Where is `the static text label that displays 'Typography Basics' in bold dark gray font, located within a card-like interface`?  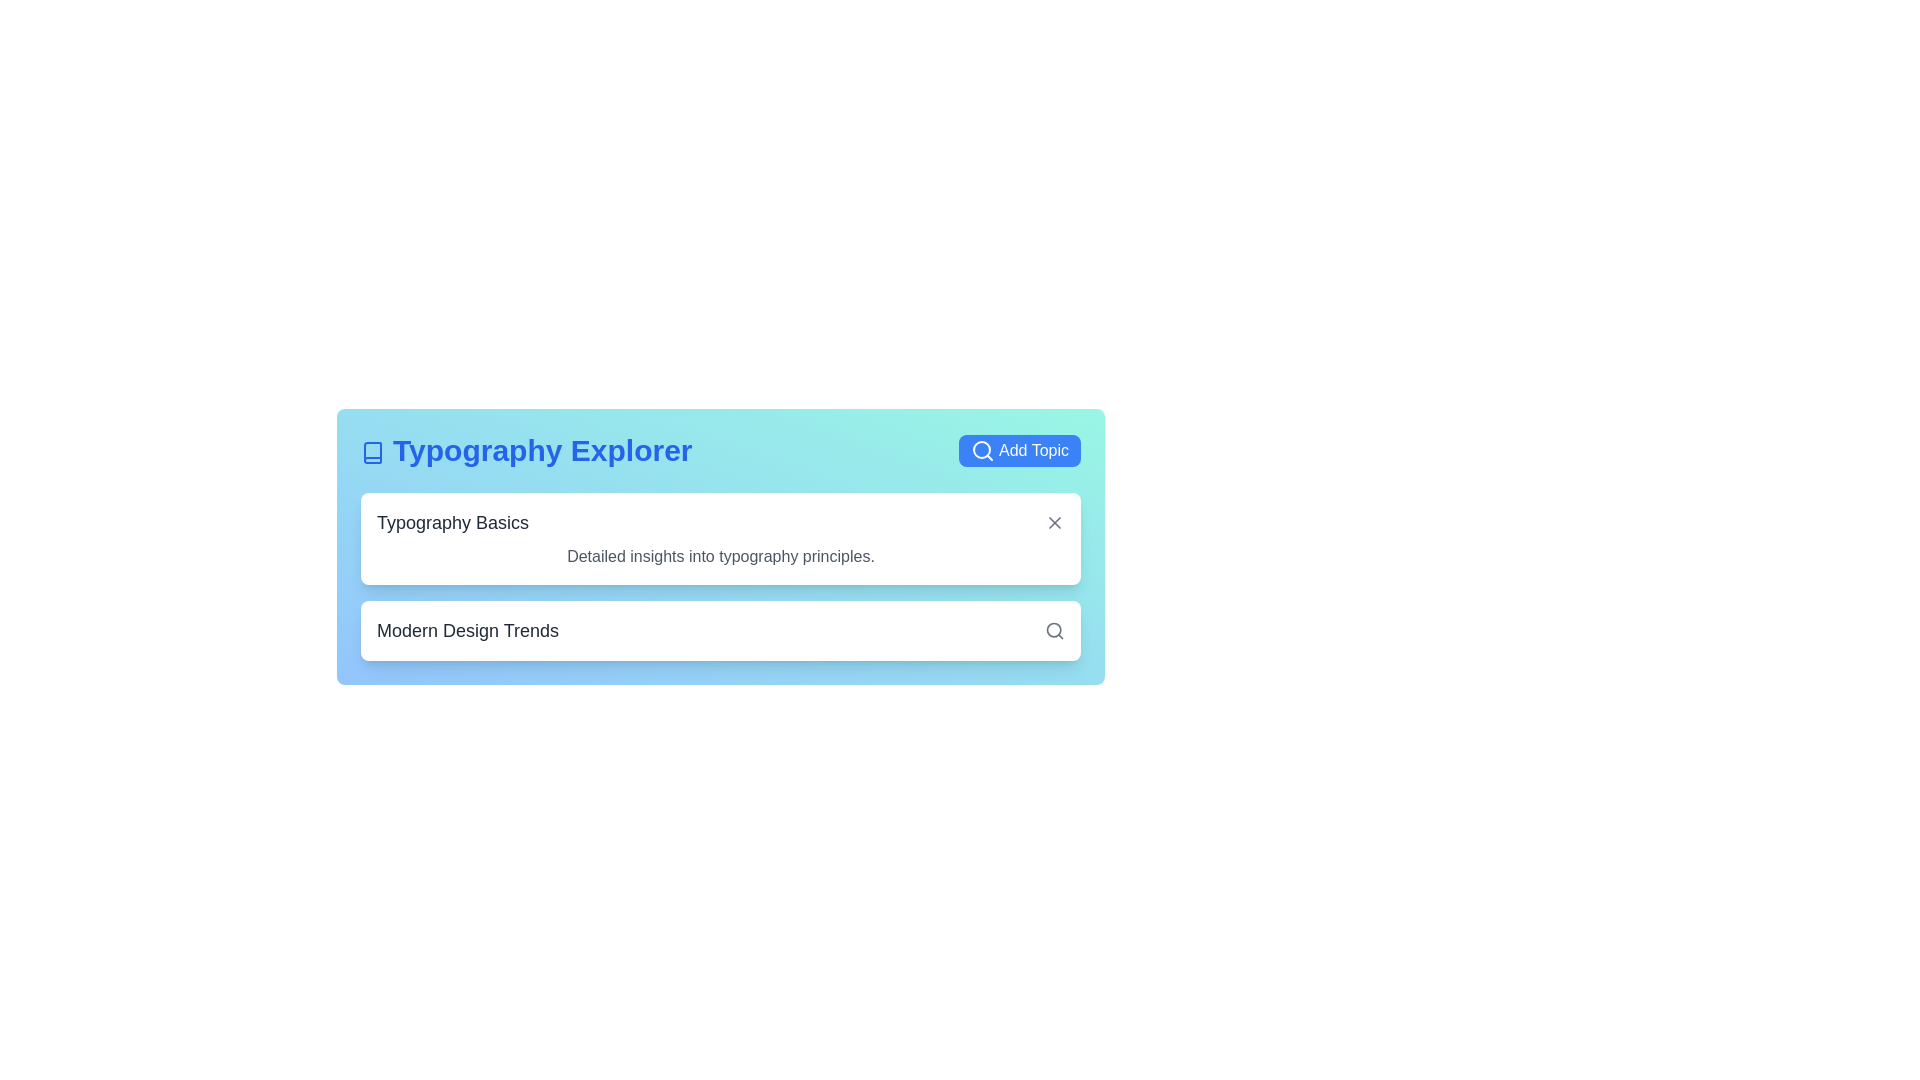 the static text label that displays 'Typography Basics' in bold dark gray font, located within a card-like interface is located at coordinates (452, 522).